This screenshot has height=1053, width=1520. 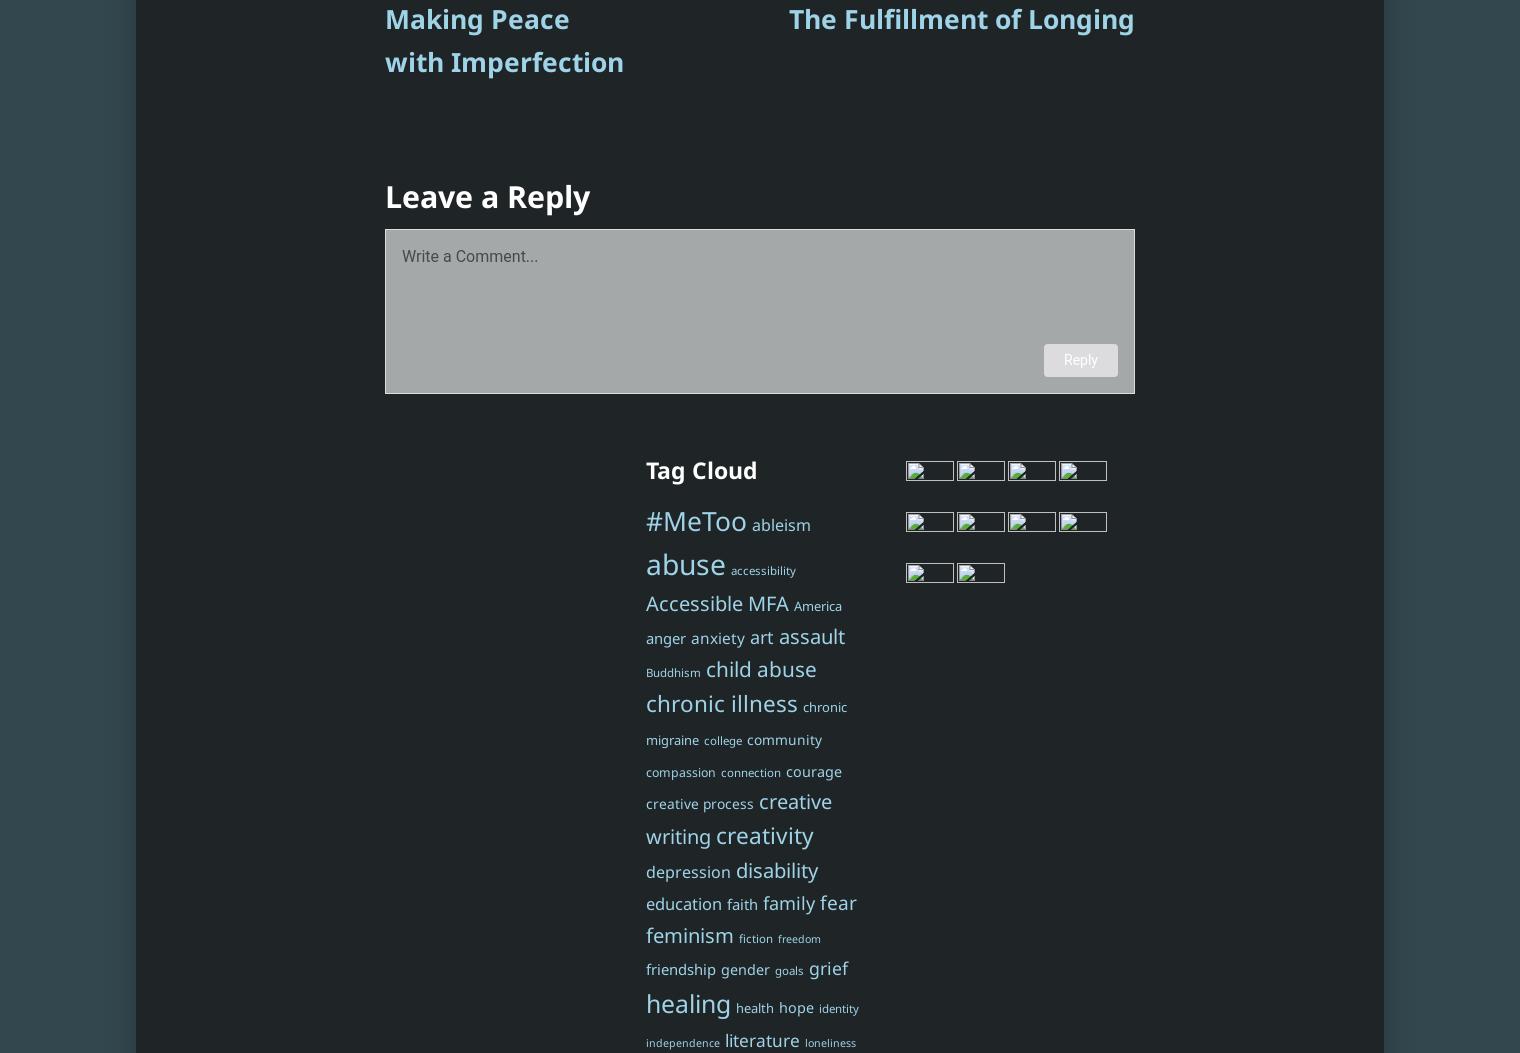 What do you see at coordinates (737, 816) in the screenshot?
I see `'creative writing'` at bounding box center [737, 816].